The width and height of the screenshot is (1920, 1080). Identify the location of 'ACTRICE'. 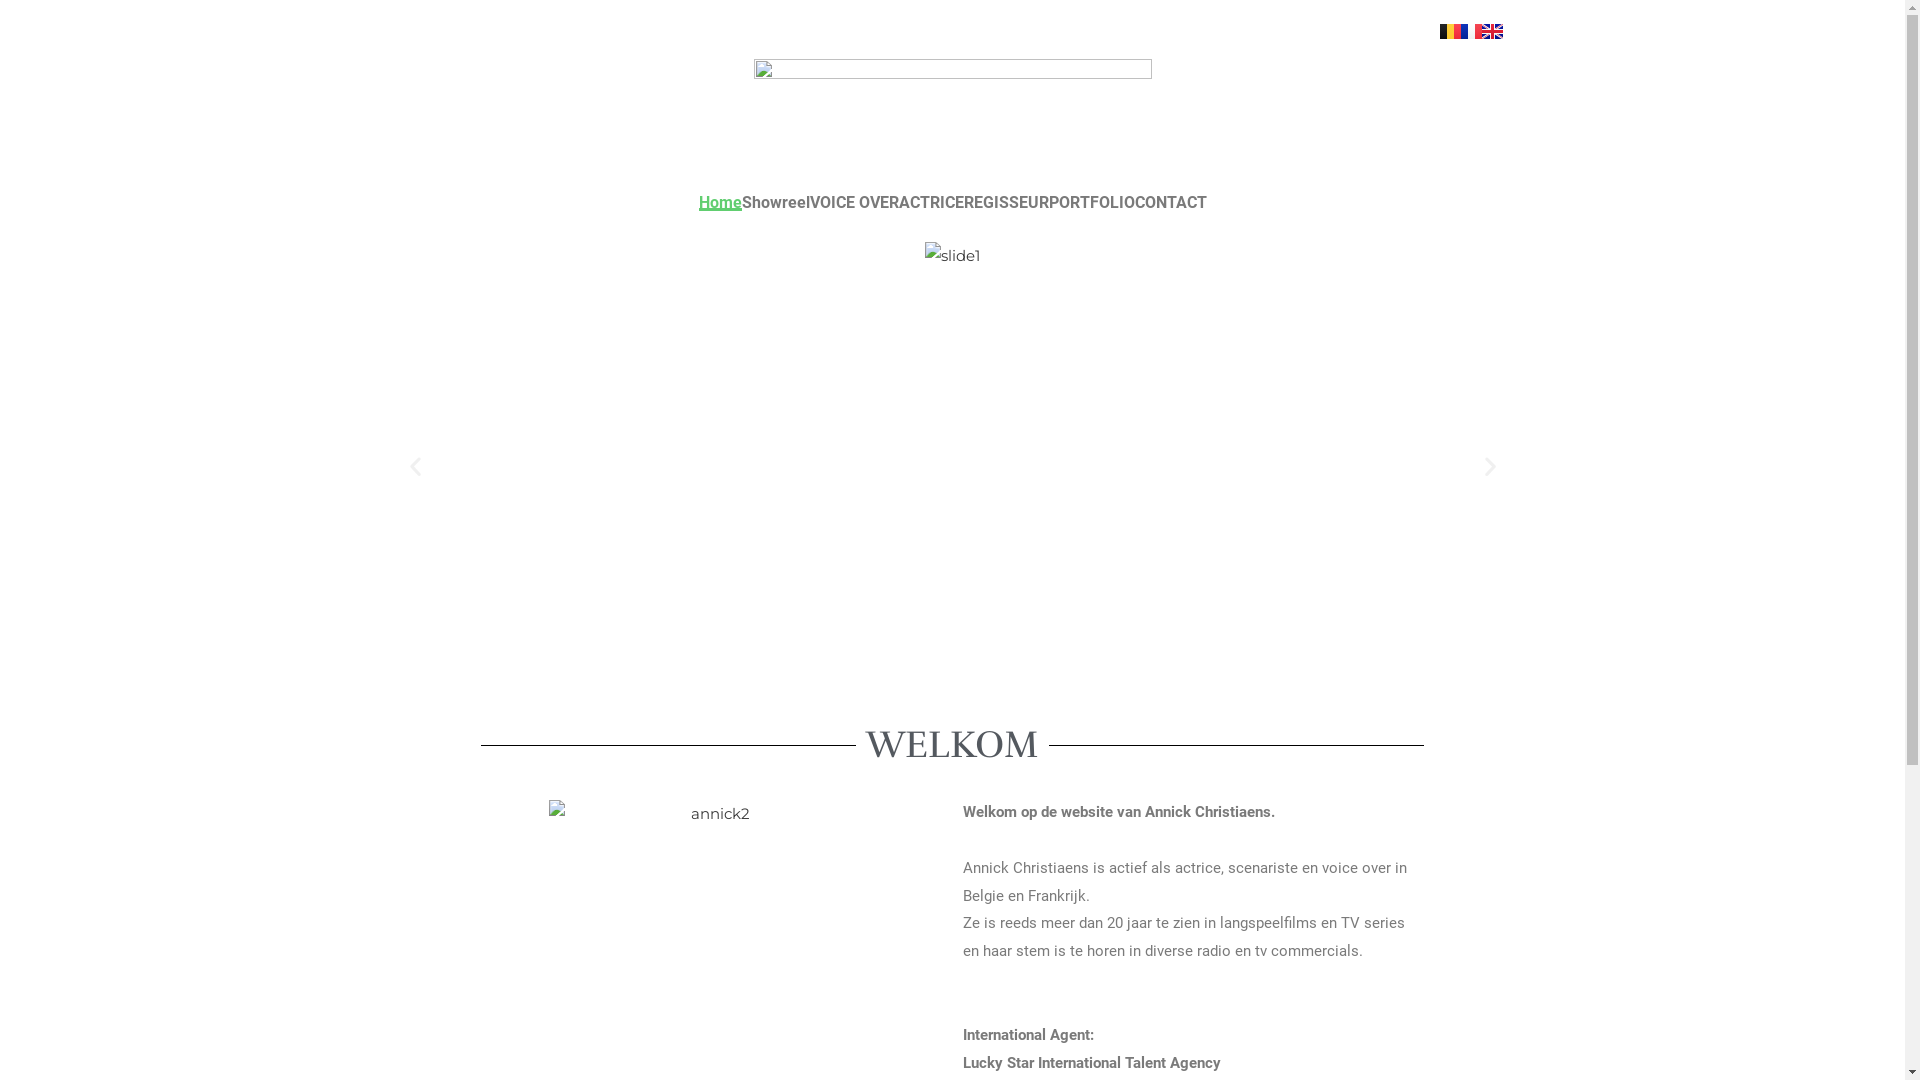
(929, 203).